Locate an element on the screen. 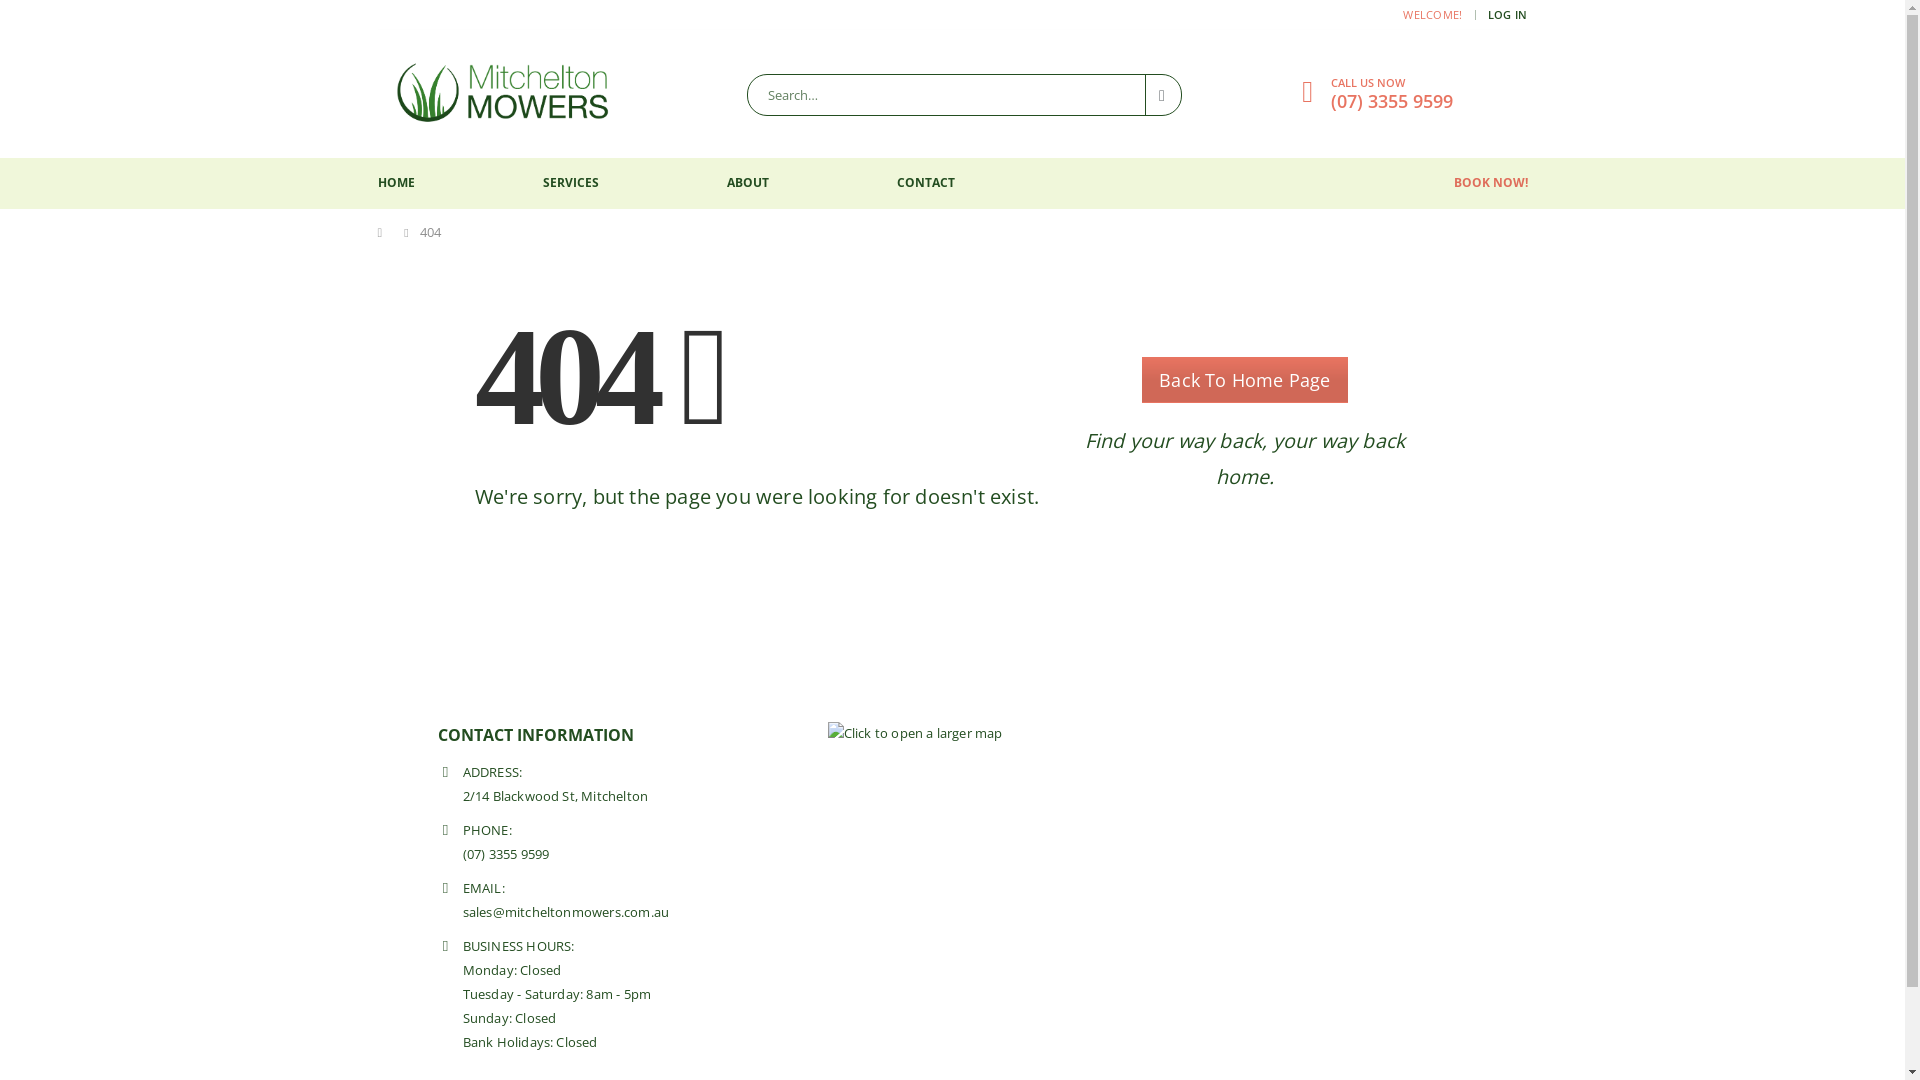 This screenshot has width=1920, height=1080. 'SERVICES' is located at coordinates (569, 183).